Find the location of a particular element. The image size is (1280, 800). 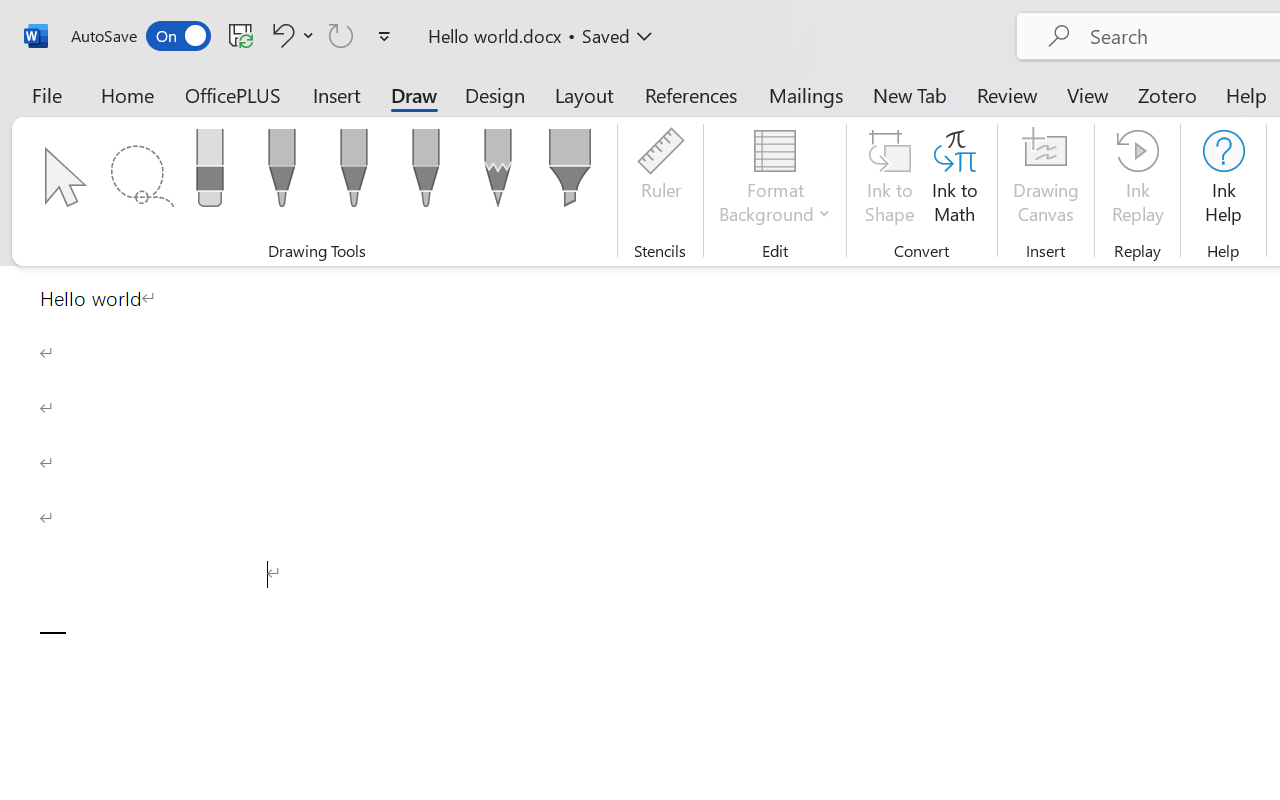

'Ruler' is located at coordinates (661, 179).